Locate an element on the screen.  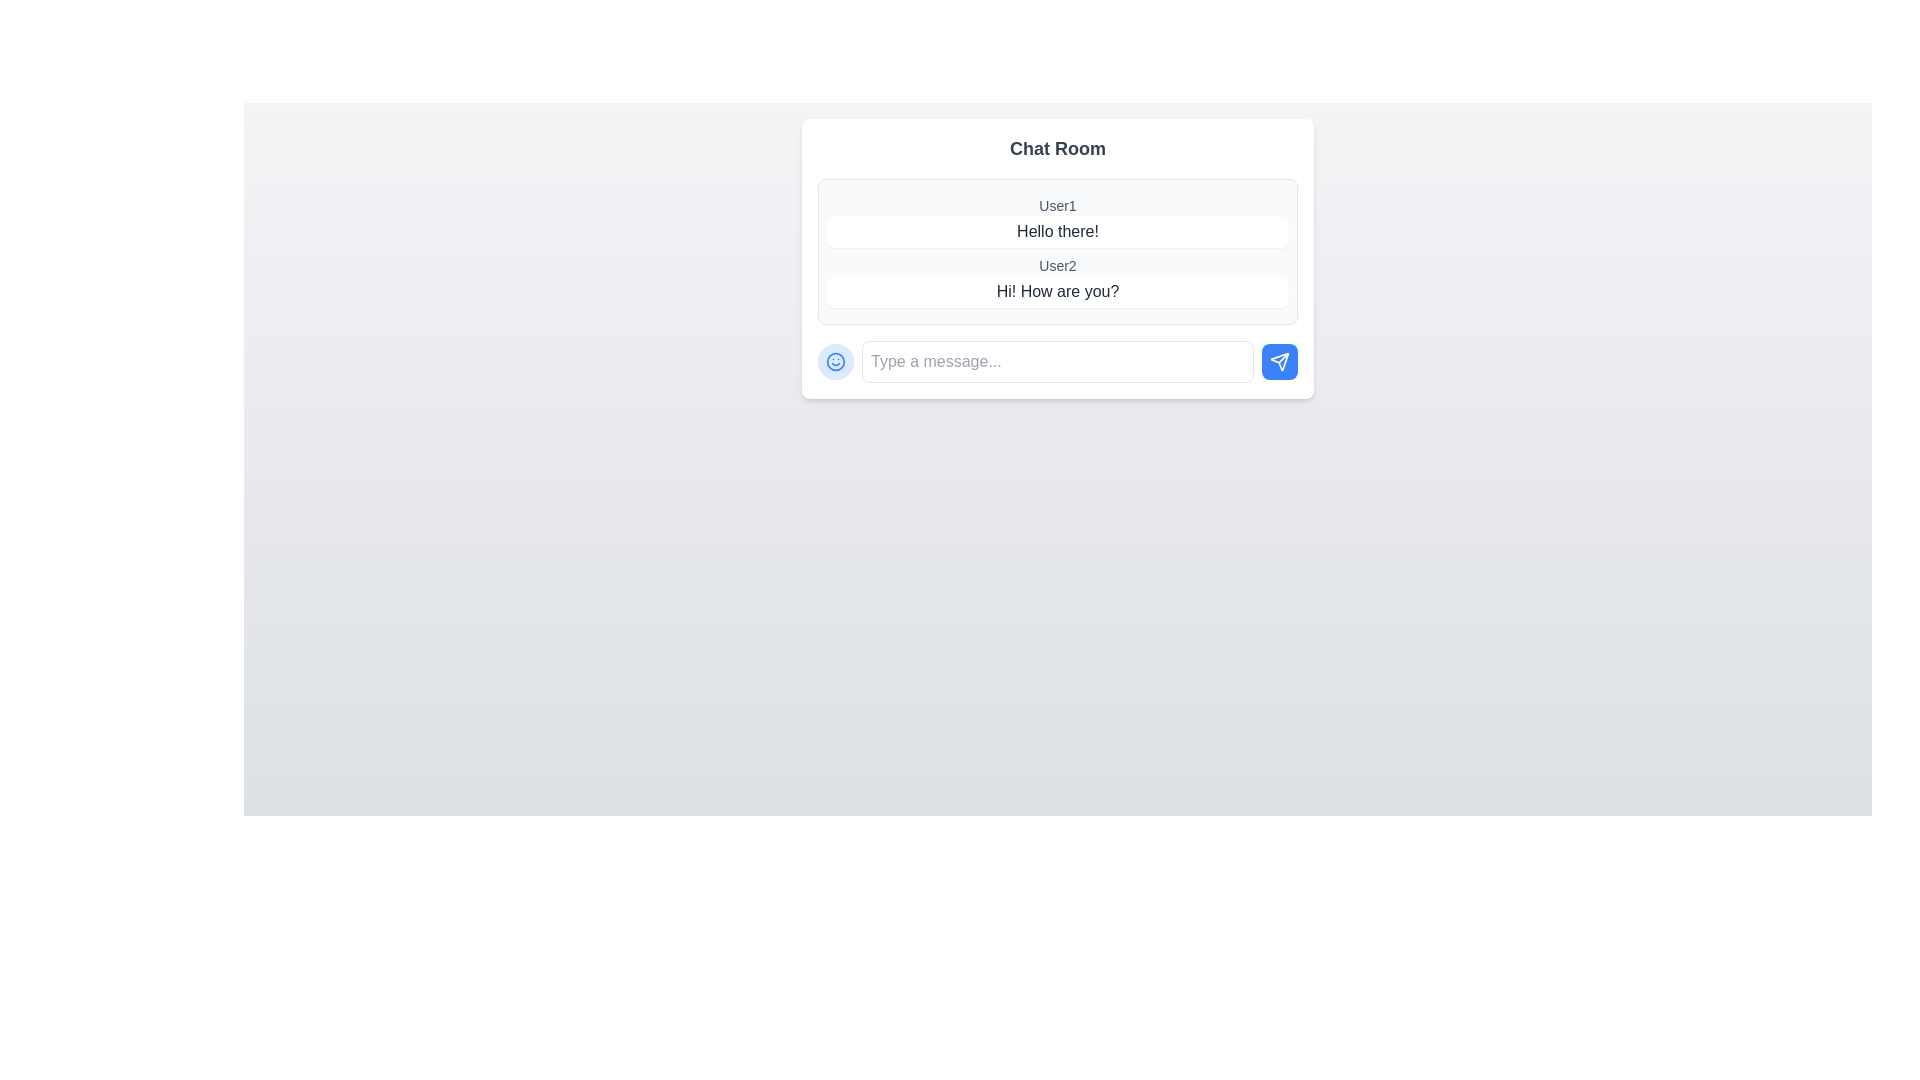
the 'Chat Room' static text label, which is styled in bold gray font and centered at the top of the chat interface panel is located at coordinates (1056, 148).